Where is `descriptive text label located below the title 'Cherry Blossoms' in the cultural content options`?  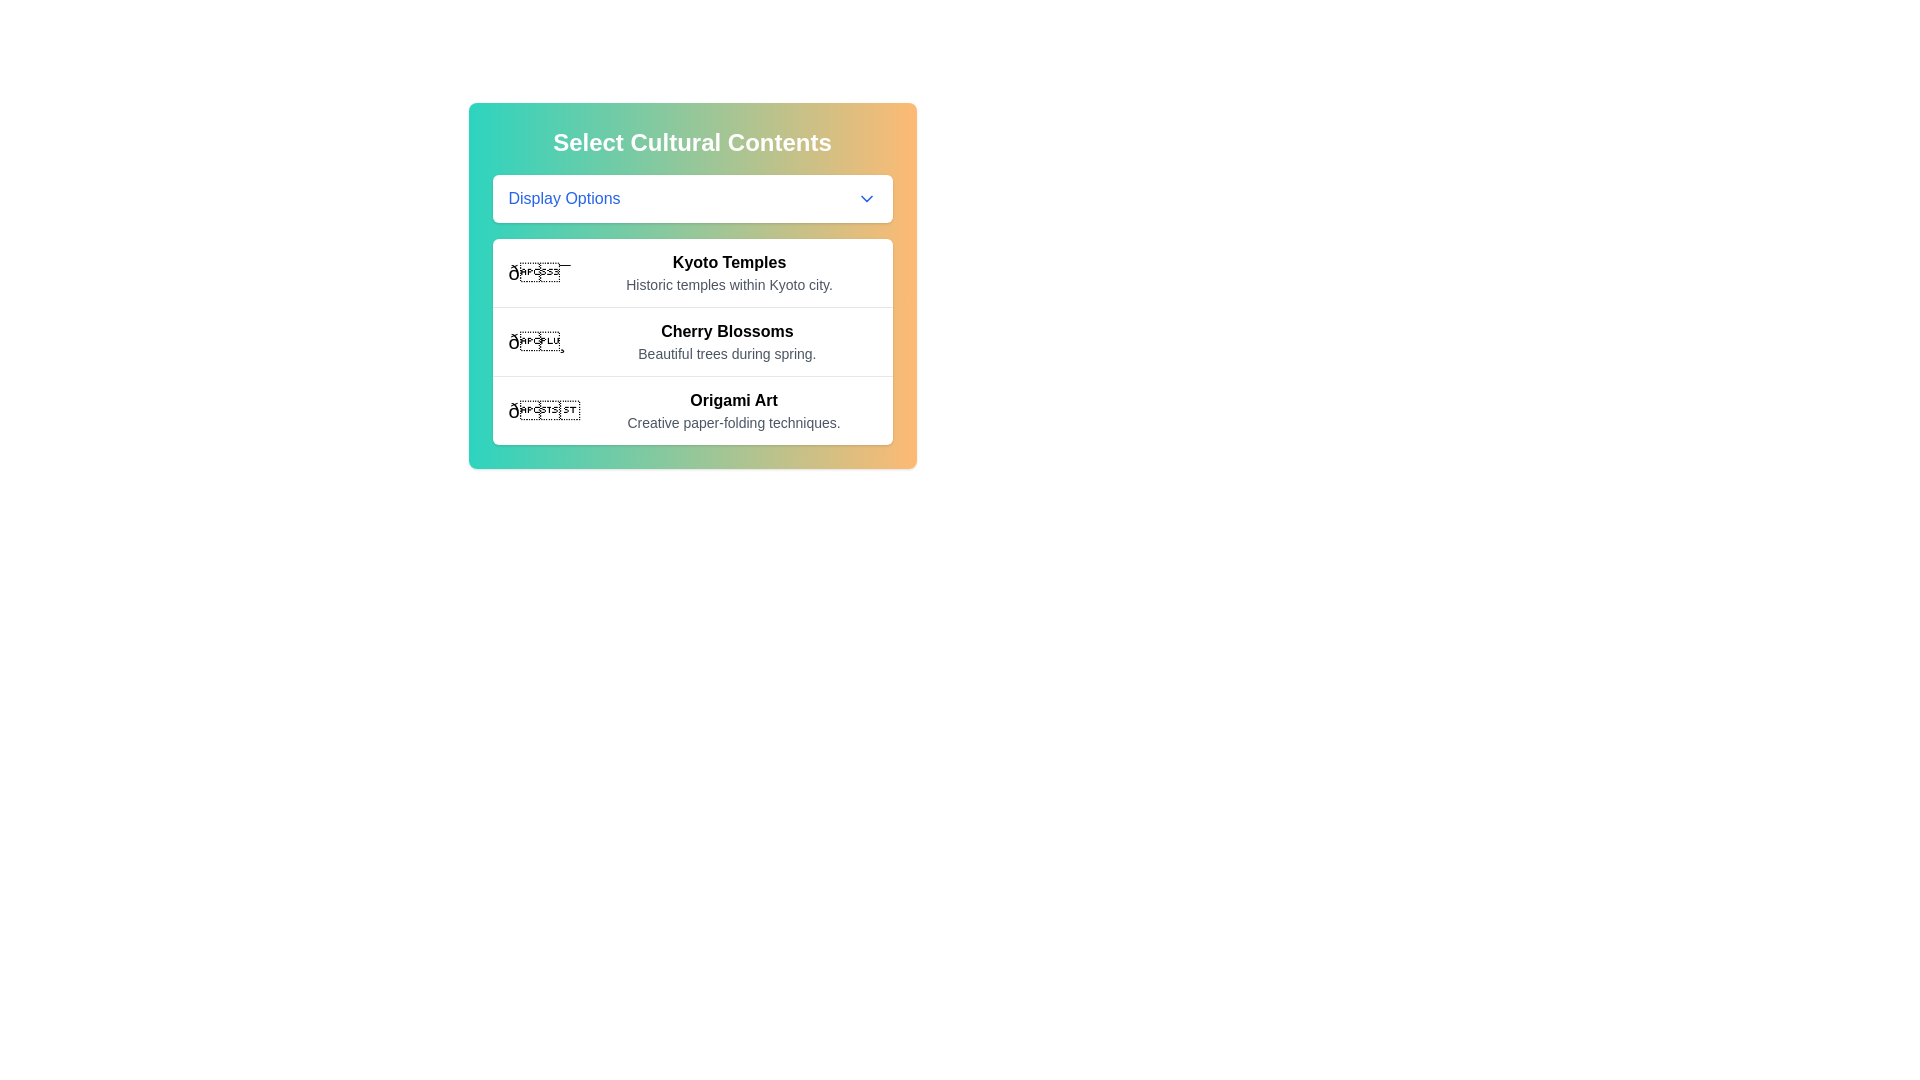
descriptive text label located below the title 'Cherry Blossoms' in the cultural content options is located at coordinates (726, 353).